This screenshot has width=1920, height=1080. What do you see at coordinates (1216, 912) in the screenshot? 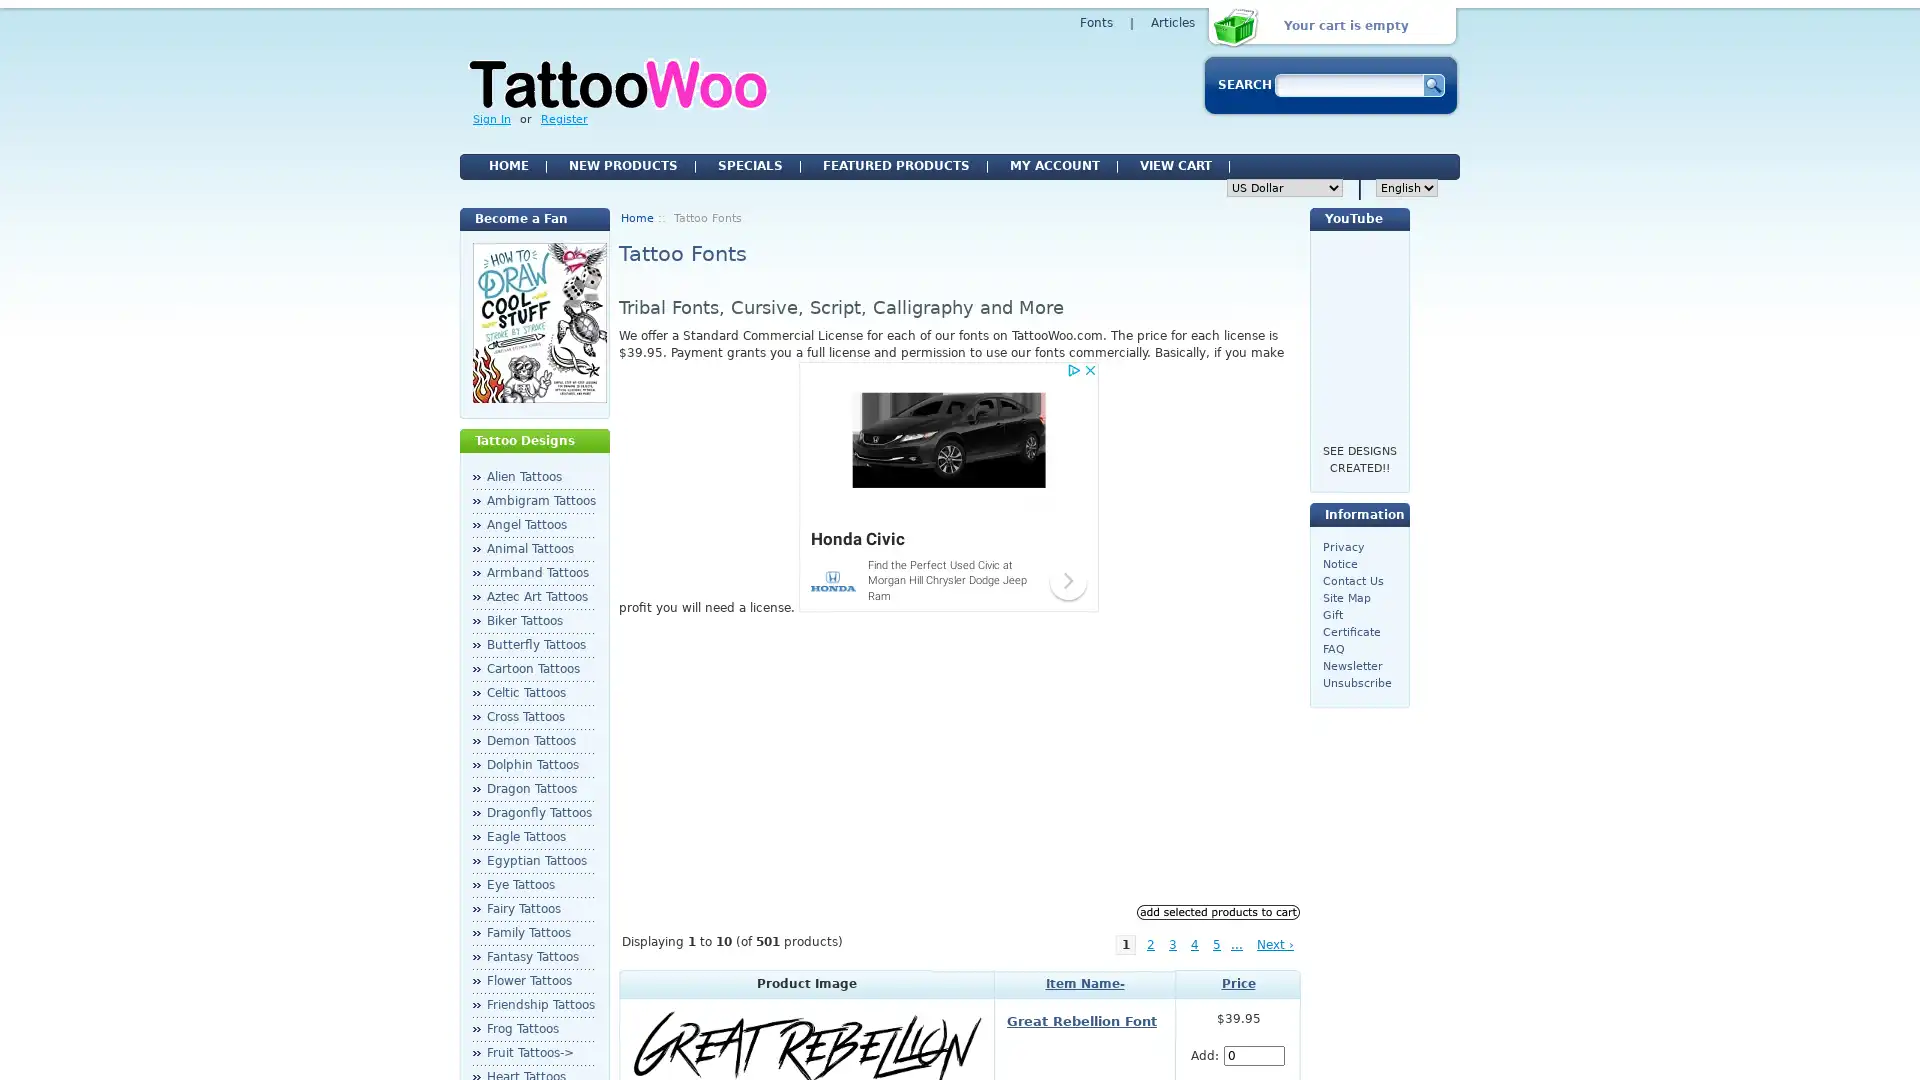
I see `Add Selected Products to Cart` at bounding box center [1216, 912].